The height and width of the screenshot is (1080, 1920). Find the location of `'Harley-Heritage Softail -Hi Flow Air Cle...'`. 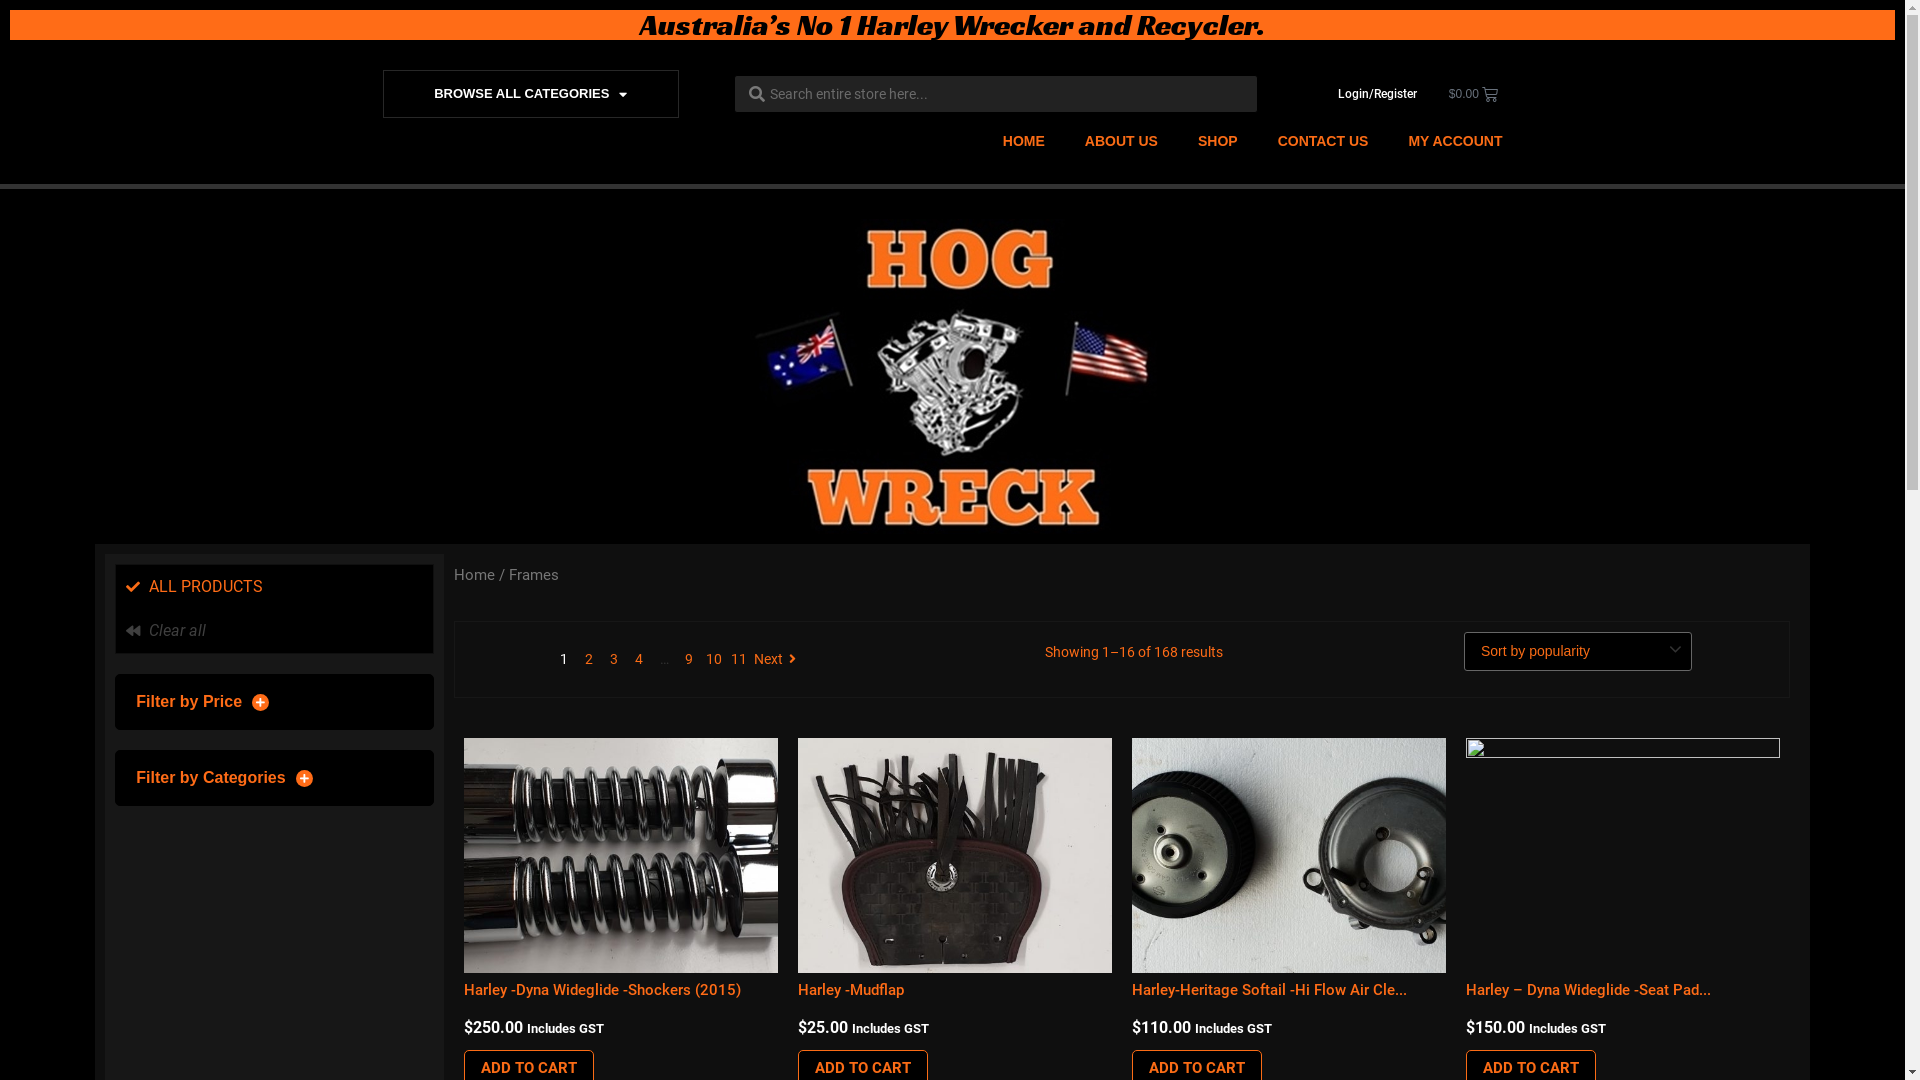

'Harley-Heritage Softail -Hi Flow Air Cle...' is located at coordinates (1268, 990).